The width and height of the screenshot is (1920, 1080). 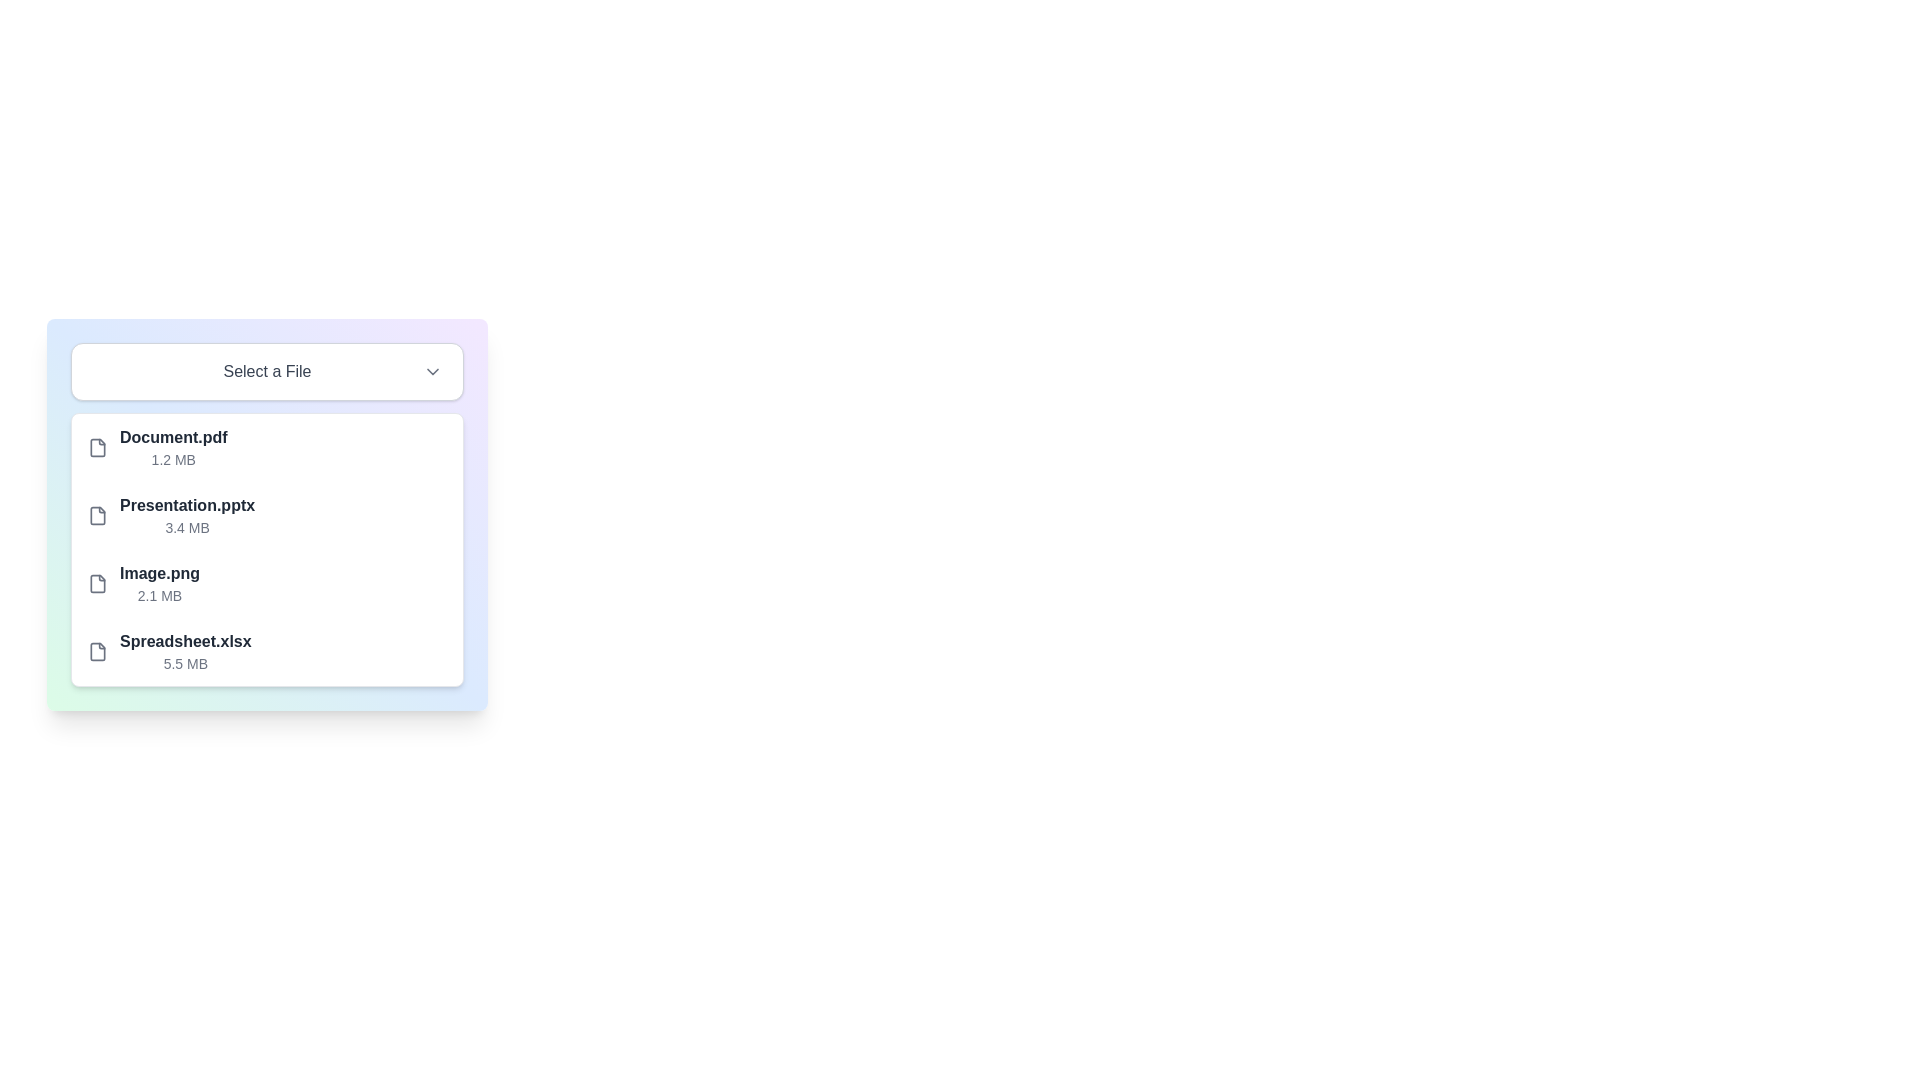 What do you see at coordinates (266, 514) in the screenshot?
I see `the second file entry in the list titled 'Select a File' that displays 'Presentation.pptx'` at bounding box center [266, 514].